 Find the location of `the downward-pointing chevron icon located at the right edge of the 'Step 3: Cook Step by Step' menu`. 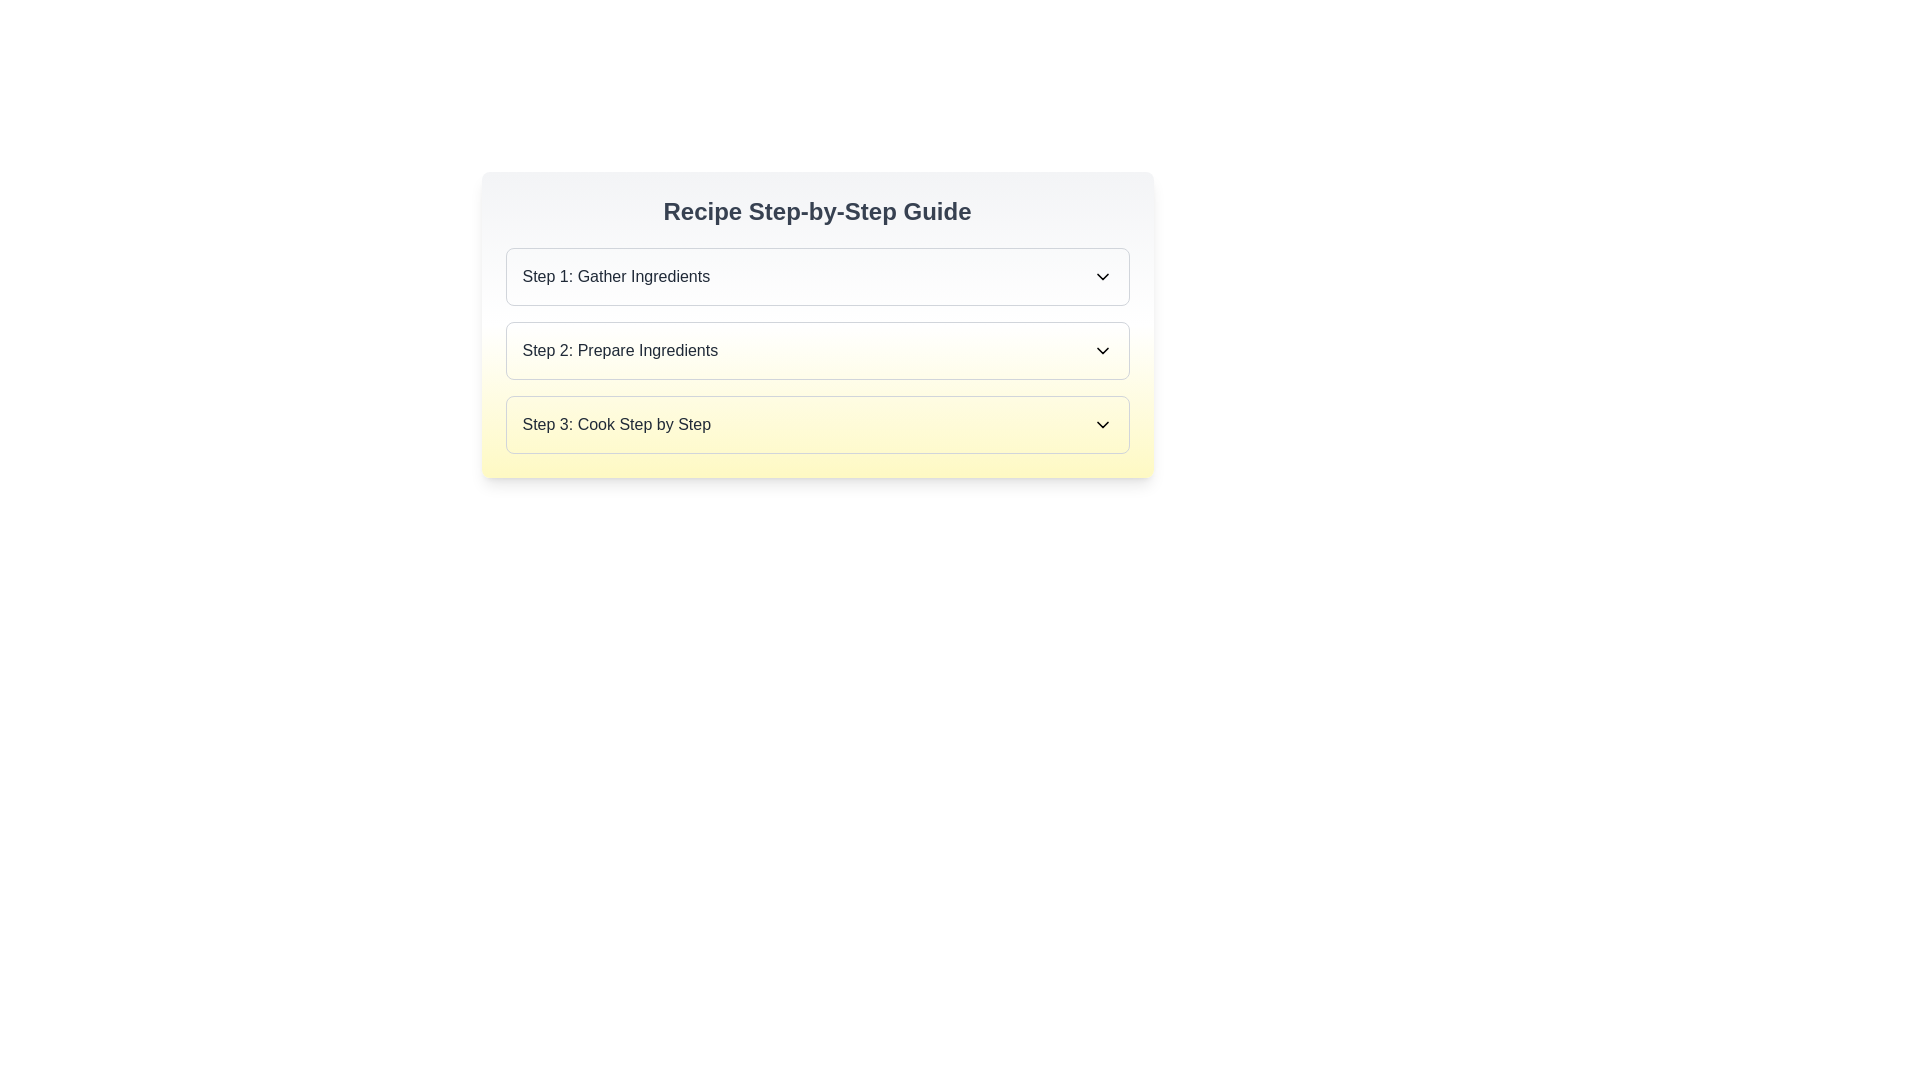

the downward-pointing chevron icon located at the right edge of the 'Step 3: Cook Step by Step' menu is located at coordinates (1101, 423).